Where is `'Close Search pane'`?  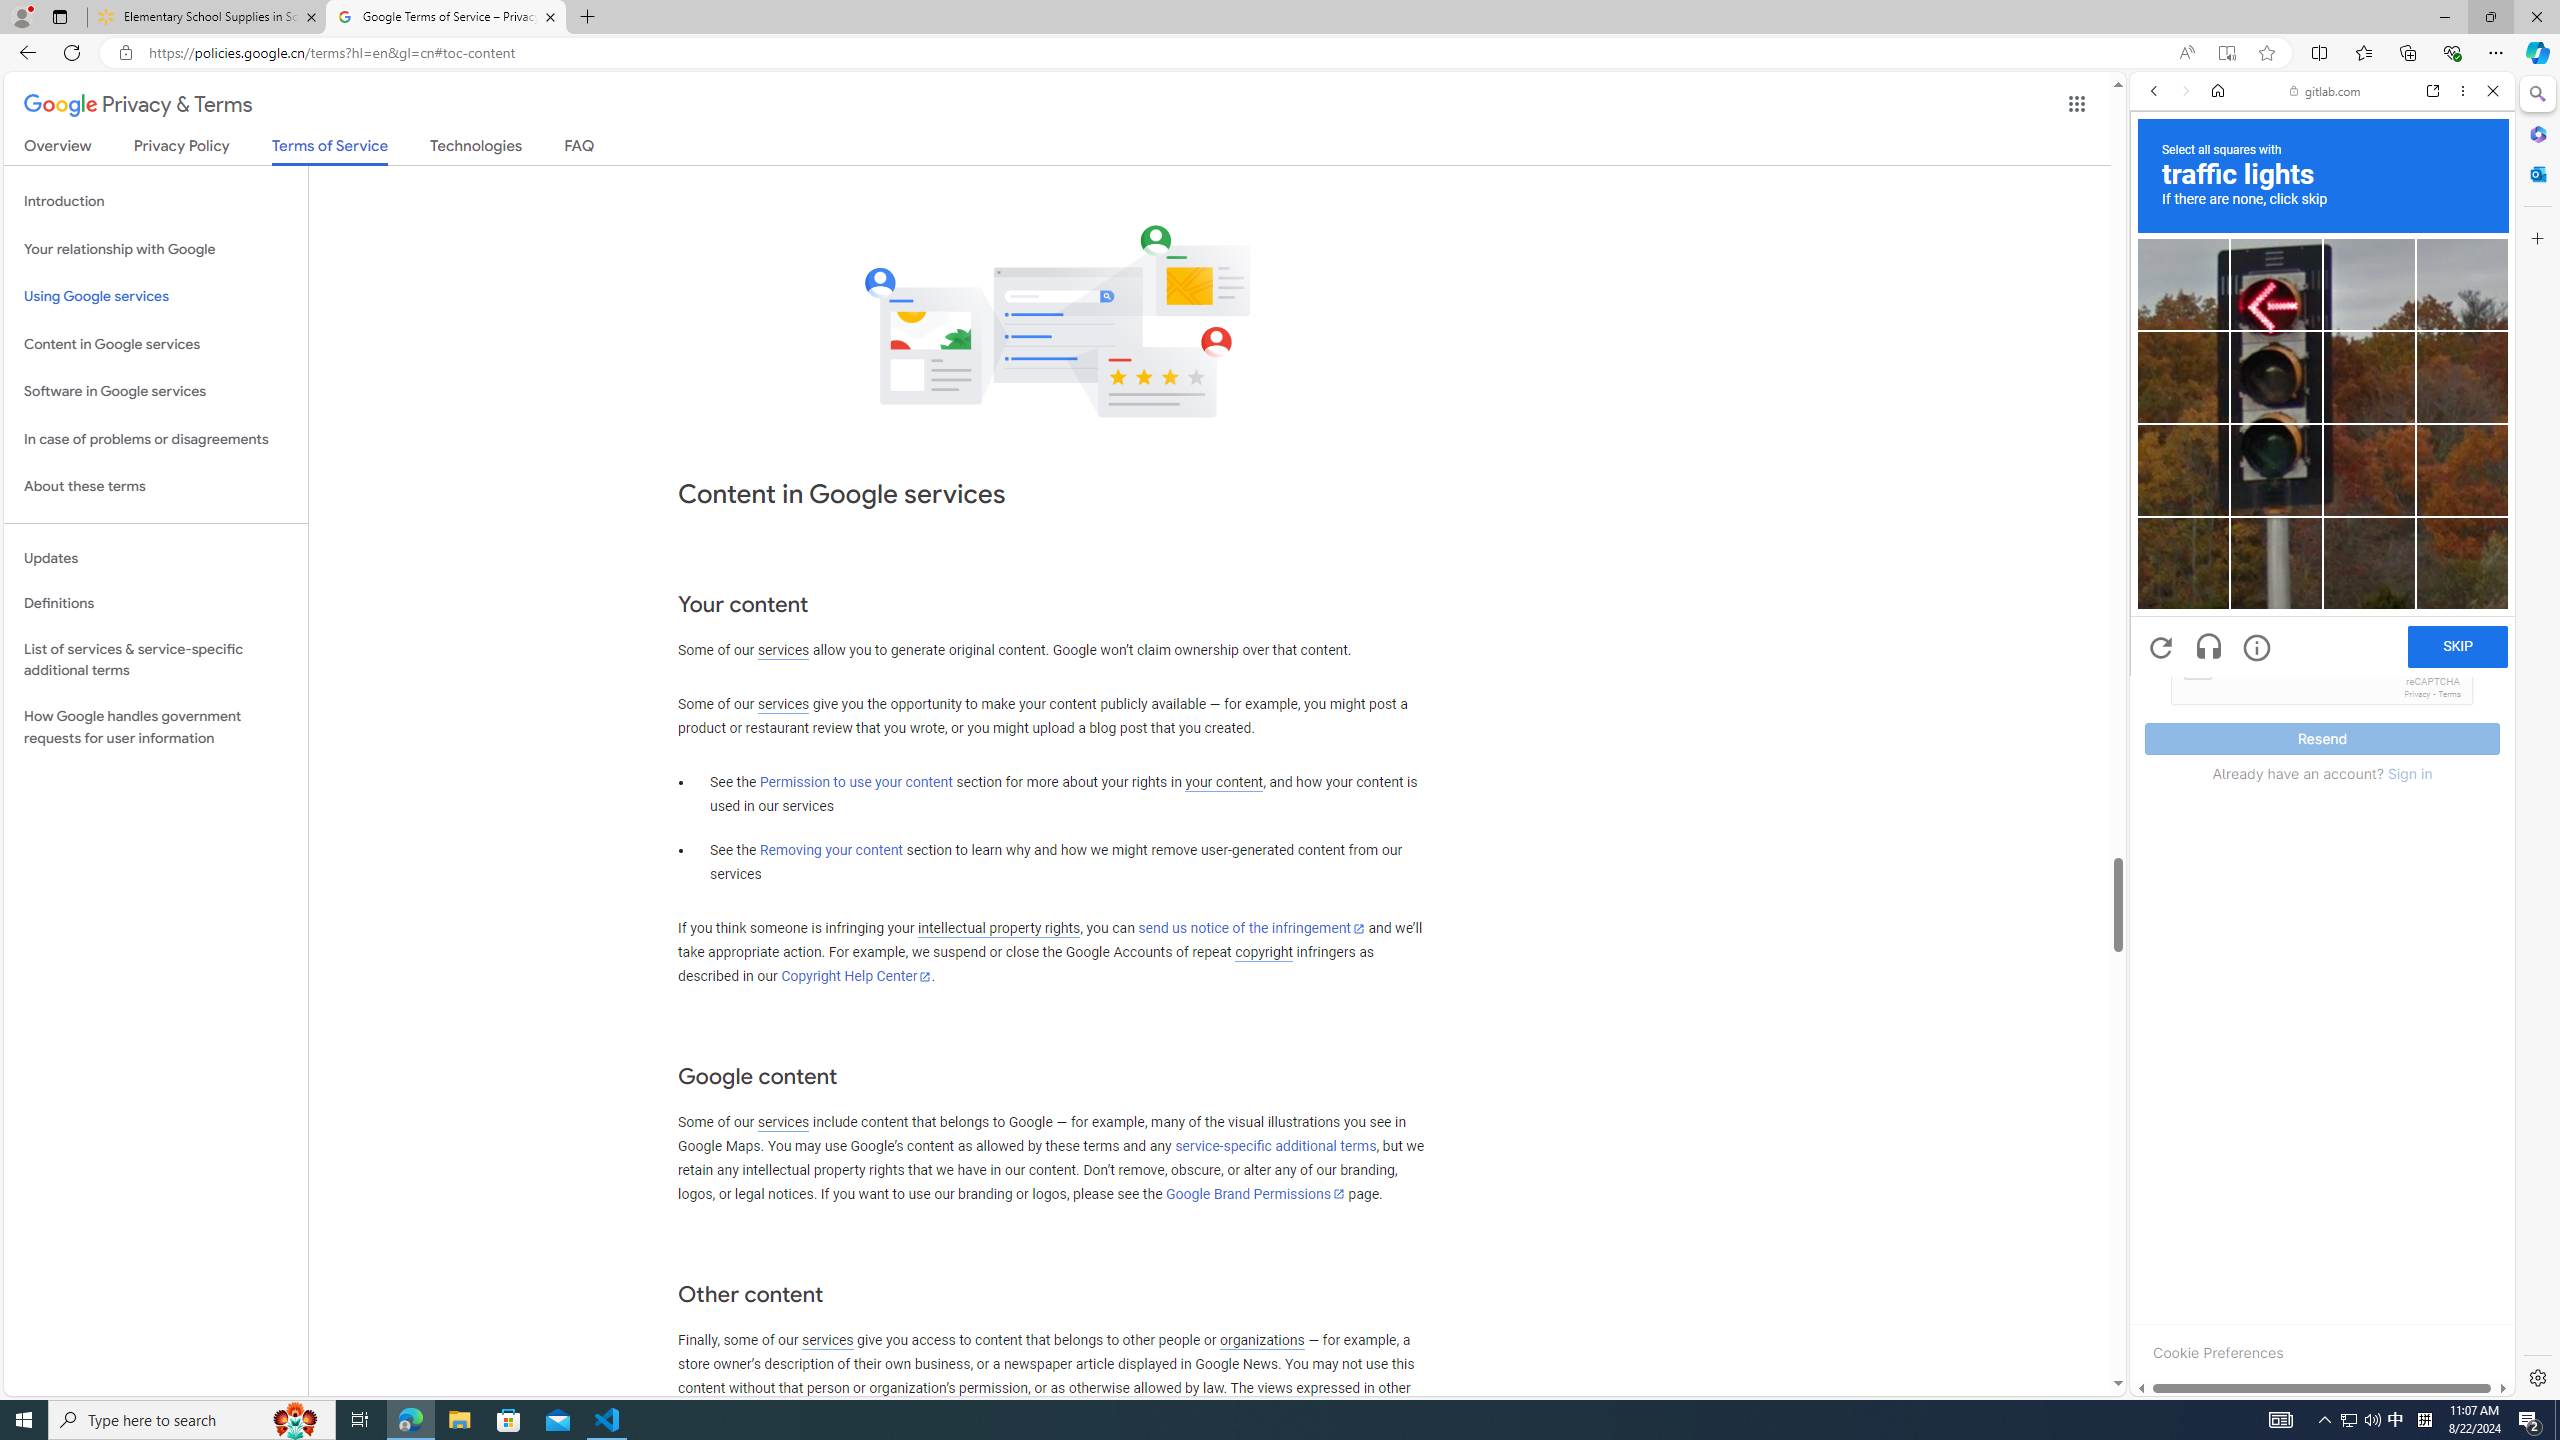 'Close Search pane' is located at coordinates (2535, 93).